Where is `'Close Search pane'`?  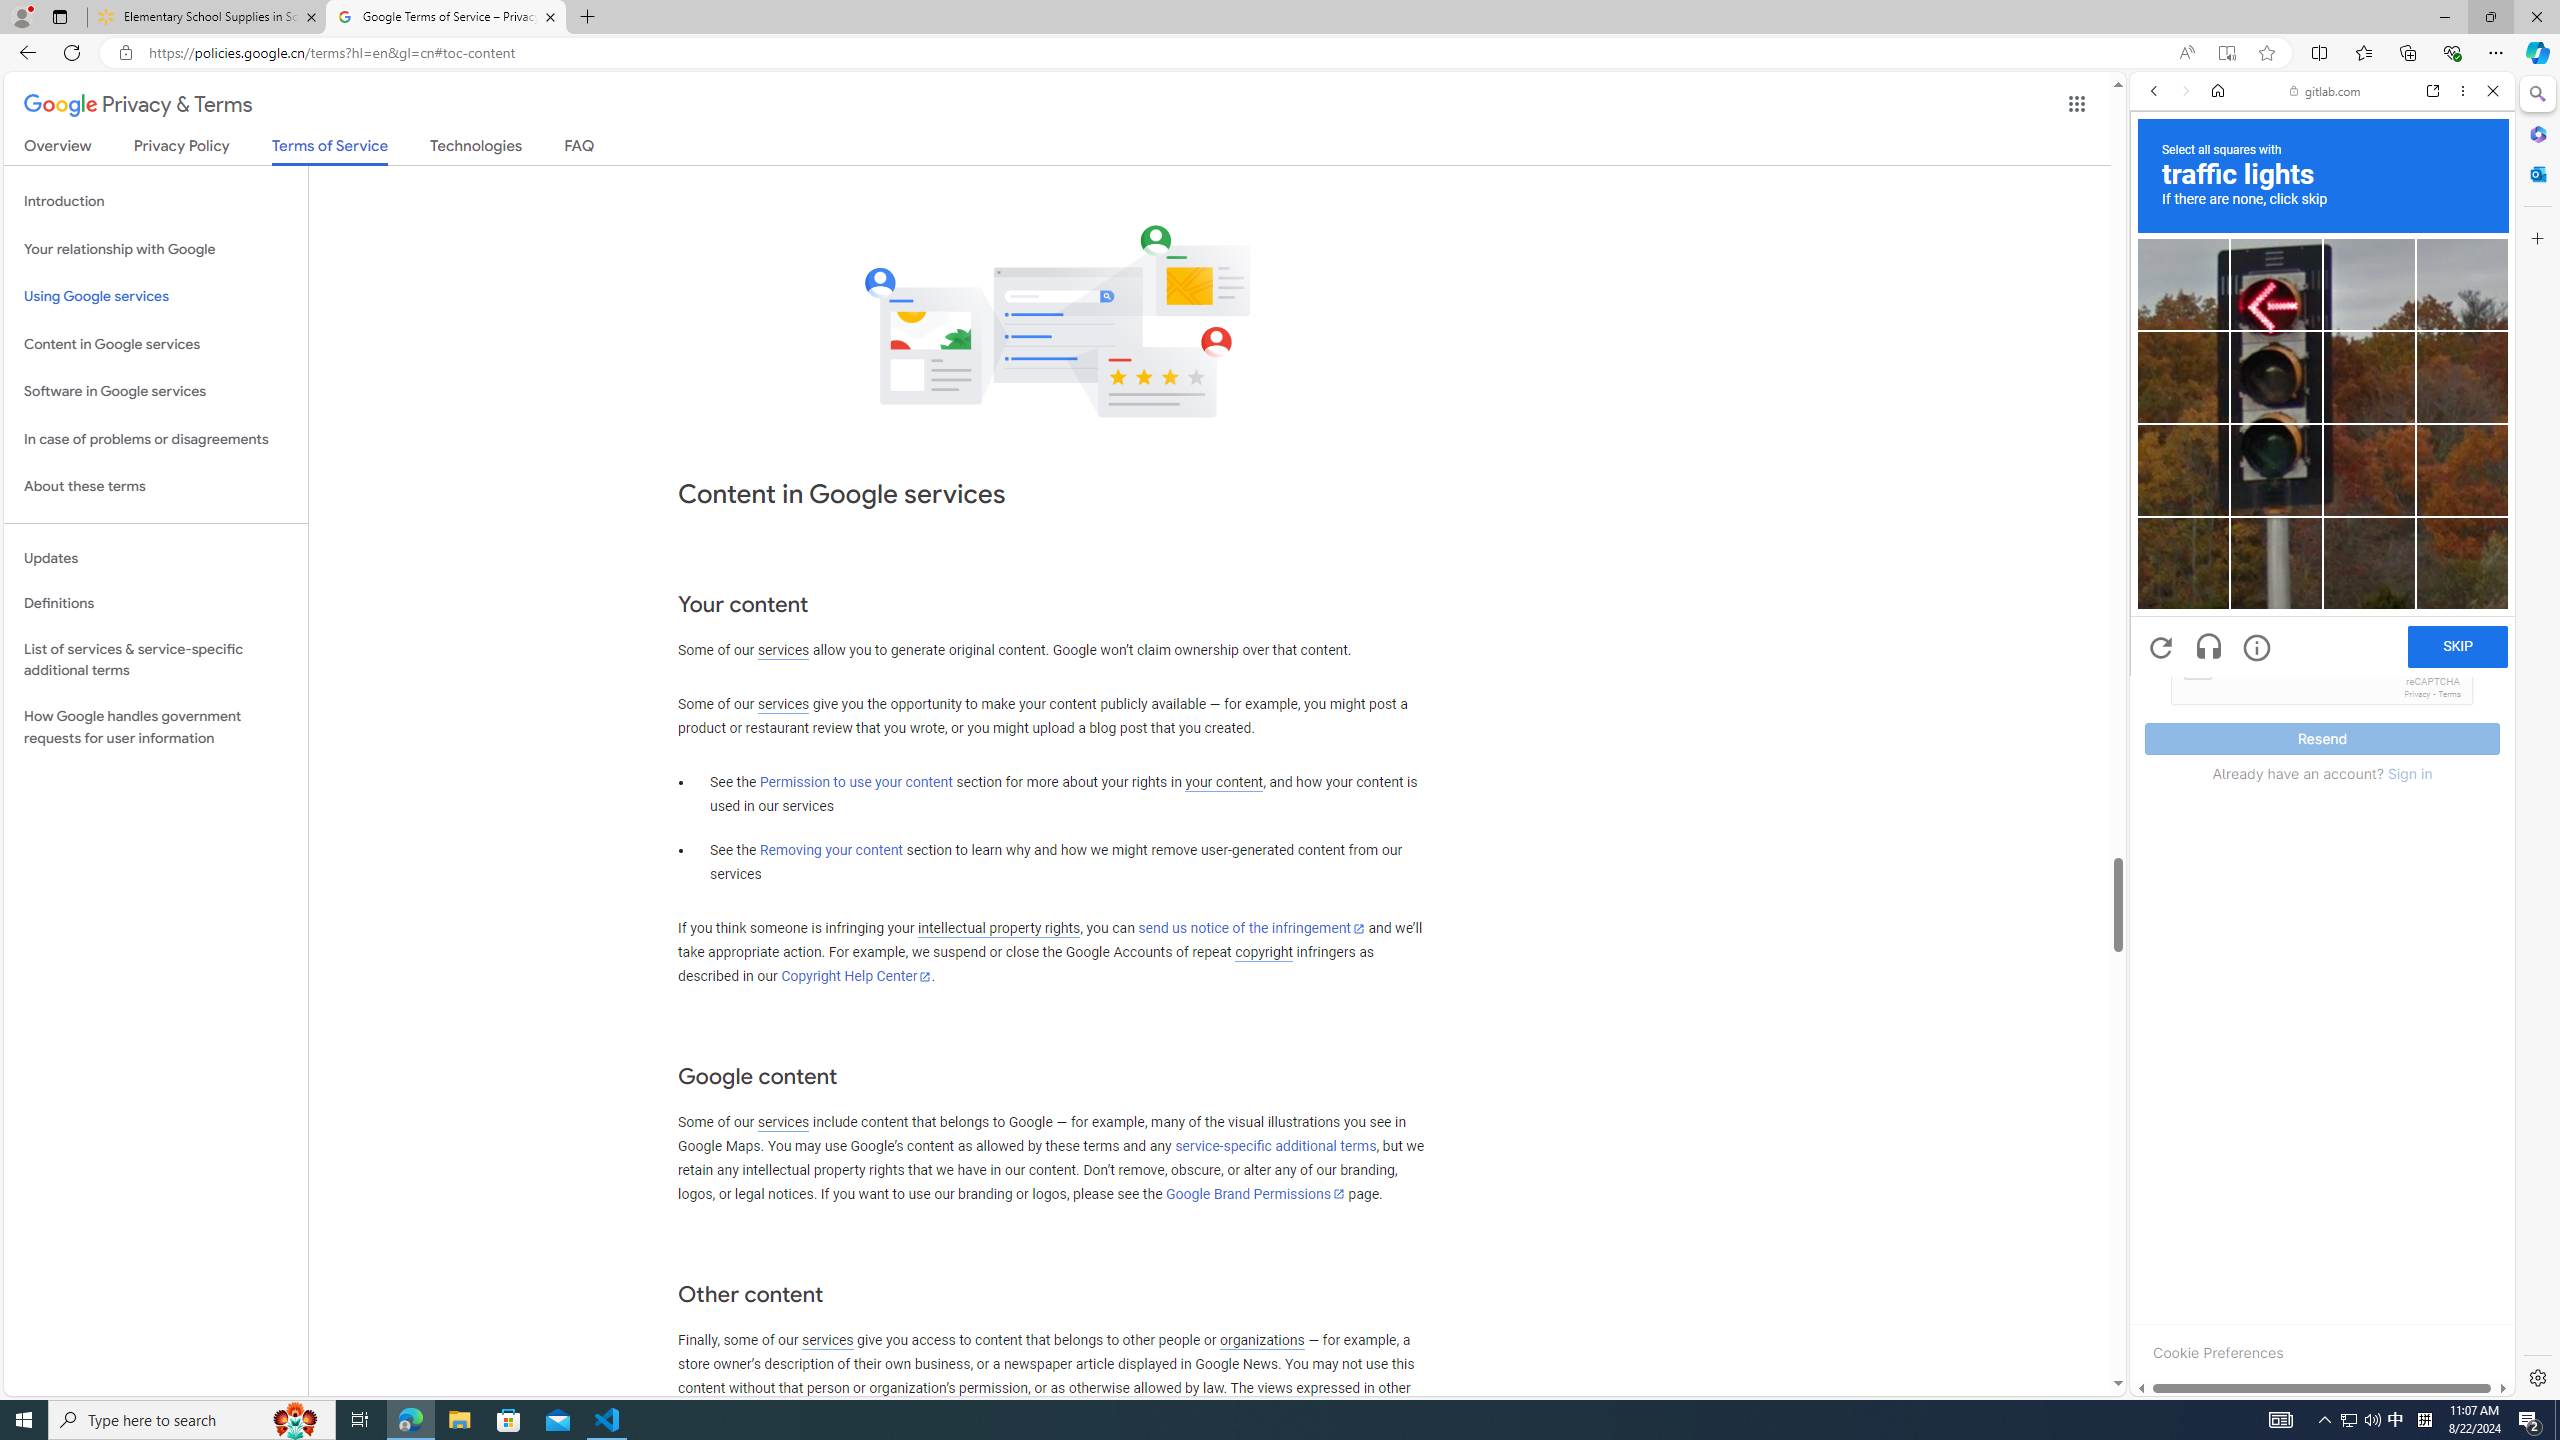 'Close Search pane' is located at coordinates (2535, 93).